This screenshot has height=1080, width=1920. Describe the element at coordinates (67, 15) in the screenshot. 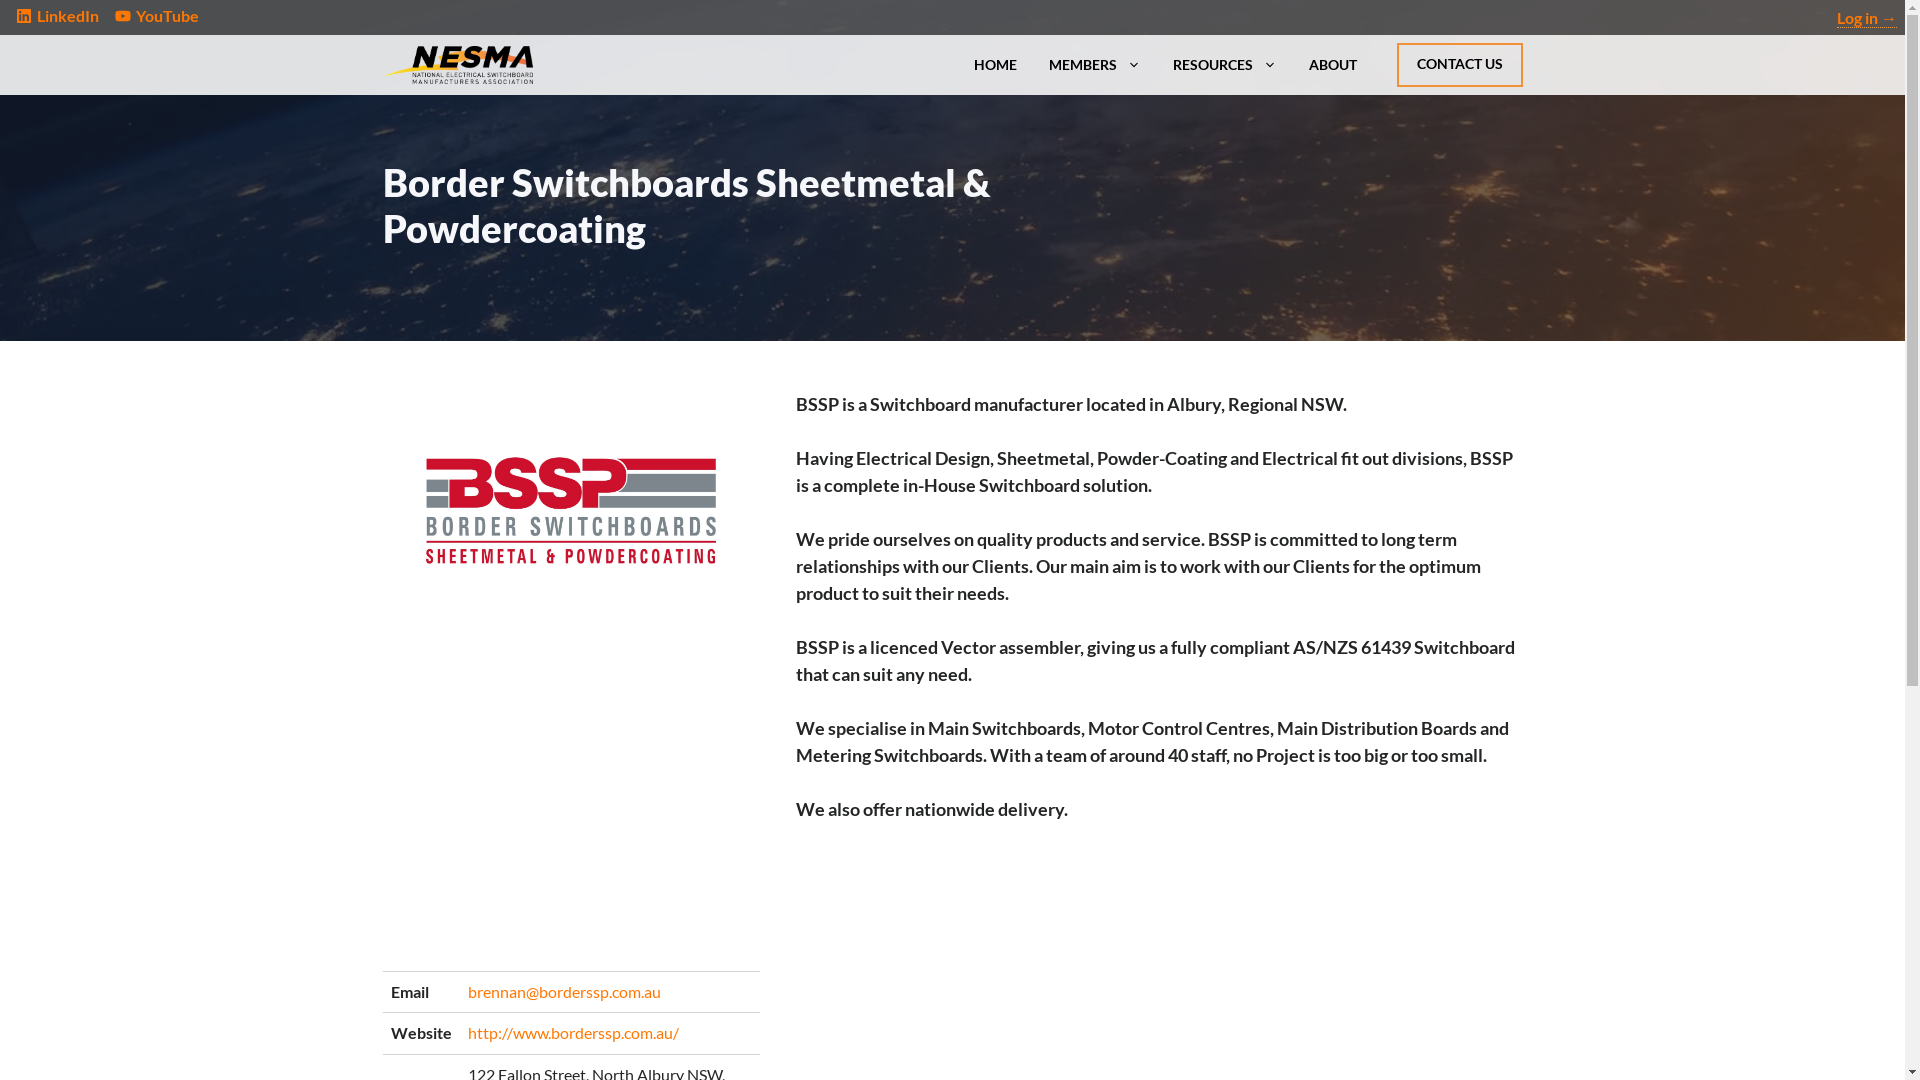

I see `'LinkedIn'` at that location.